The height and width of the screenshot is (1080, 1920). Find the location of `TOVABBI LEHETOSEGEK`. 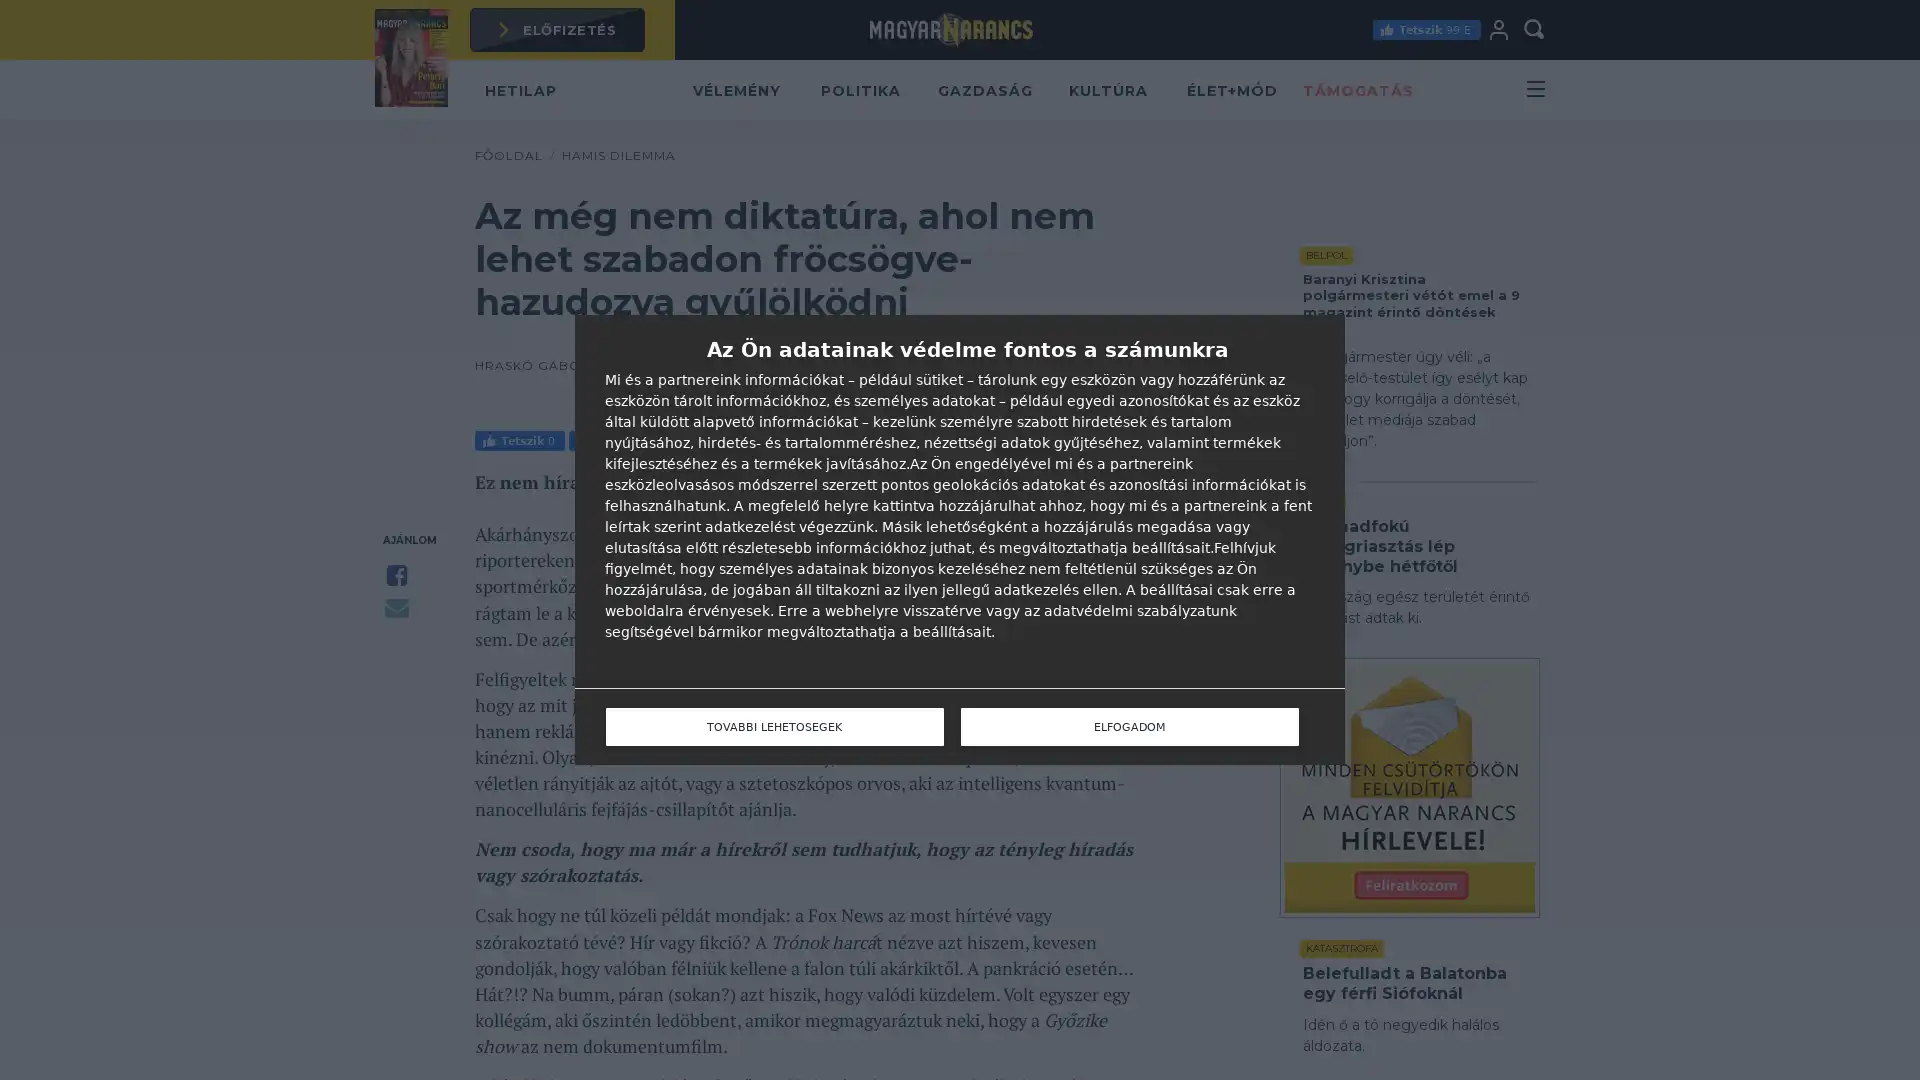

TOVABBI LEHETOSEGEK is located at coordinates (773, 726).